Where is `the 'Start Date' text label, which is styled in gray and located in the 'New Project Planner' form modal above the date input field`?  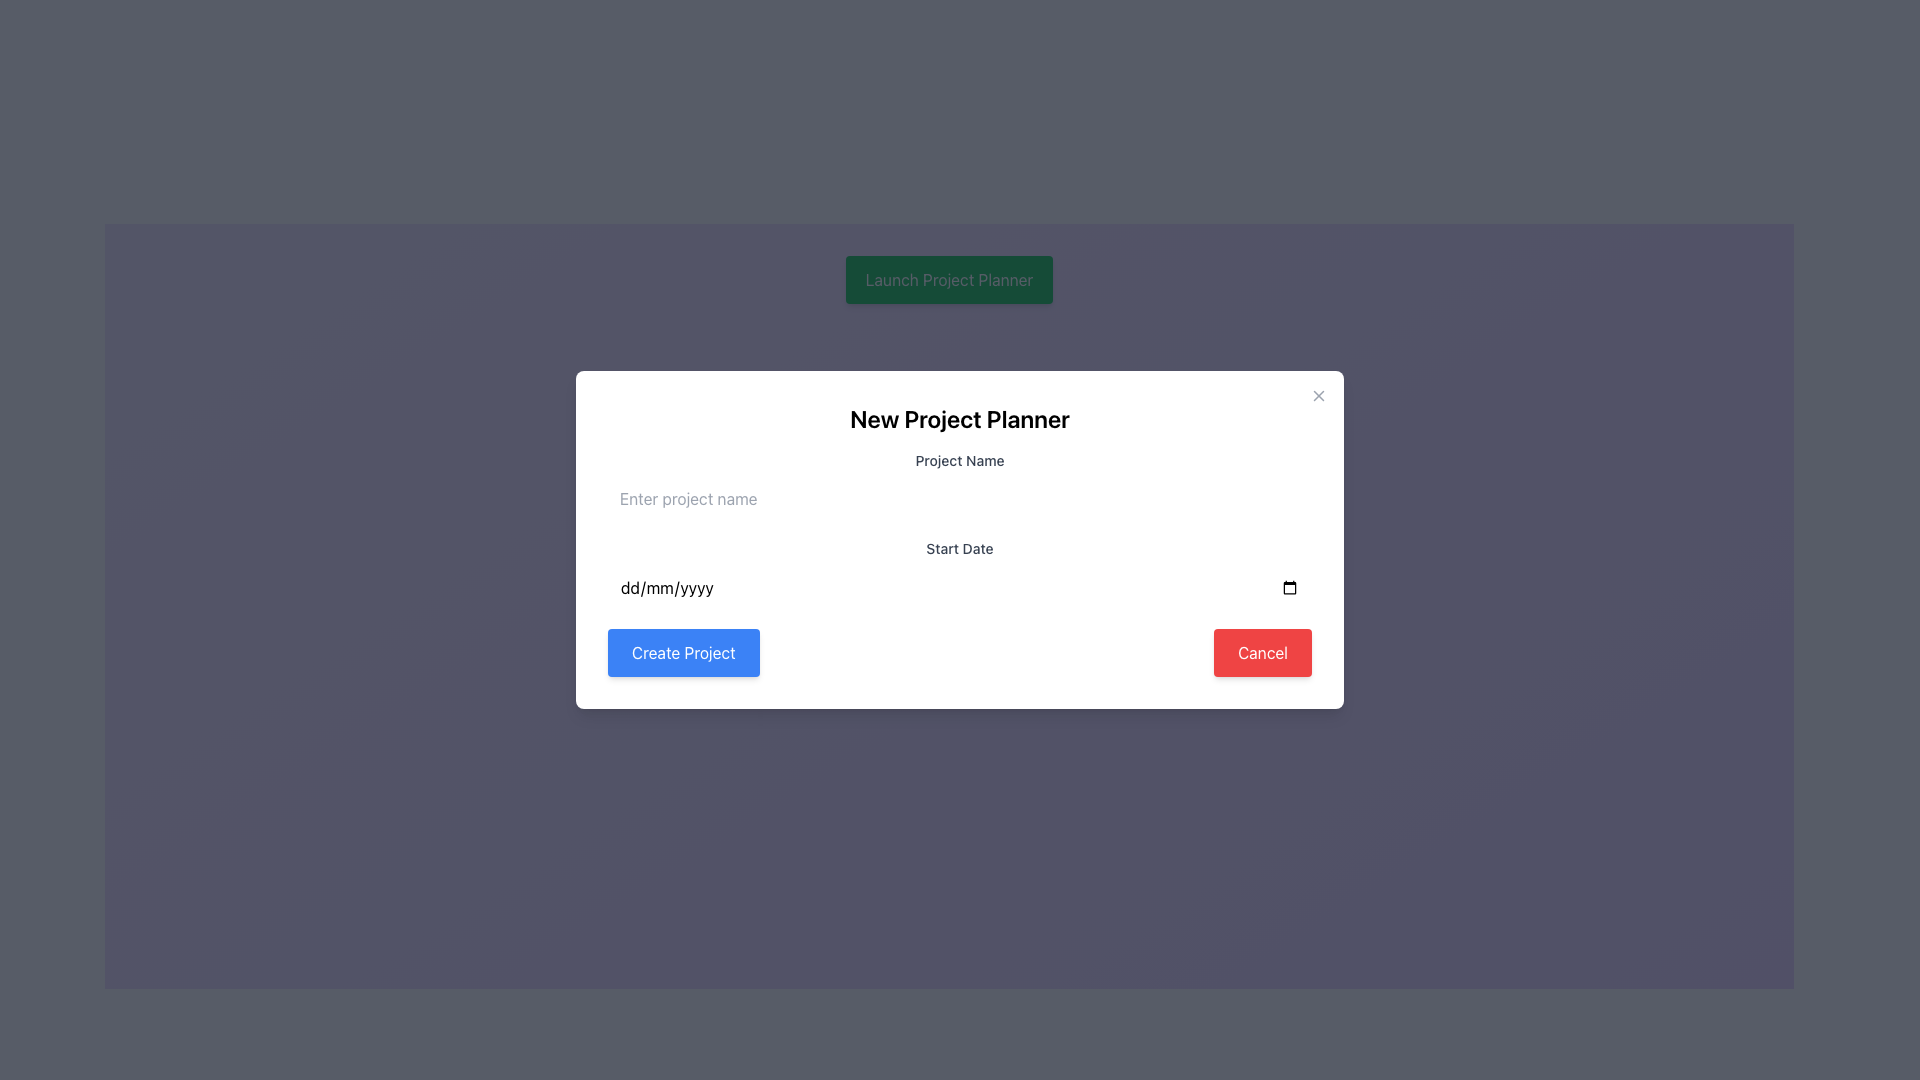
the 'Start Date' text label, which is styled in gray and located in the 'New Project Planner' form modal above the date input field is located at coordinates (960, 548).